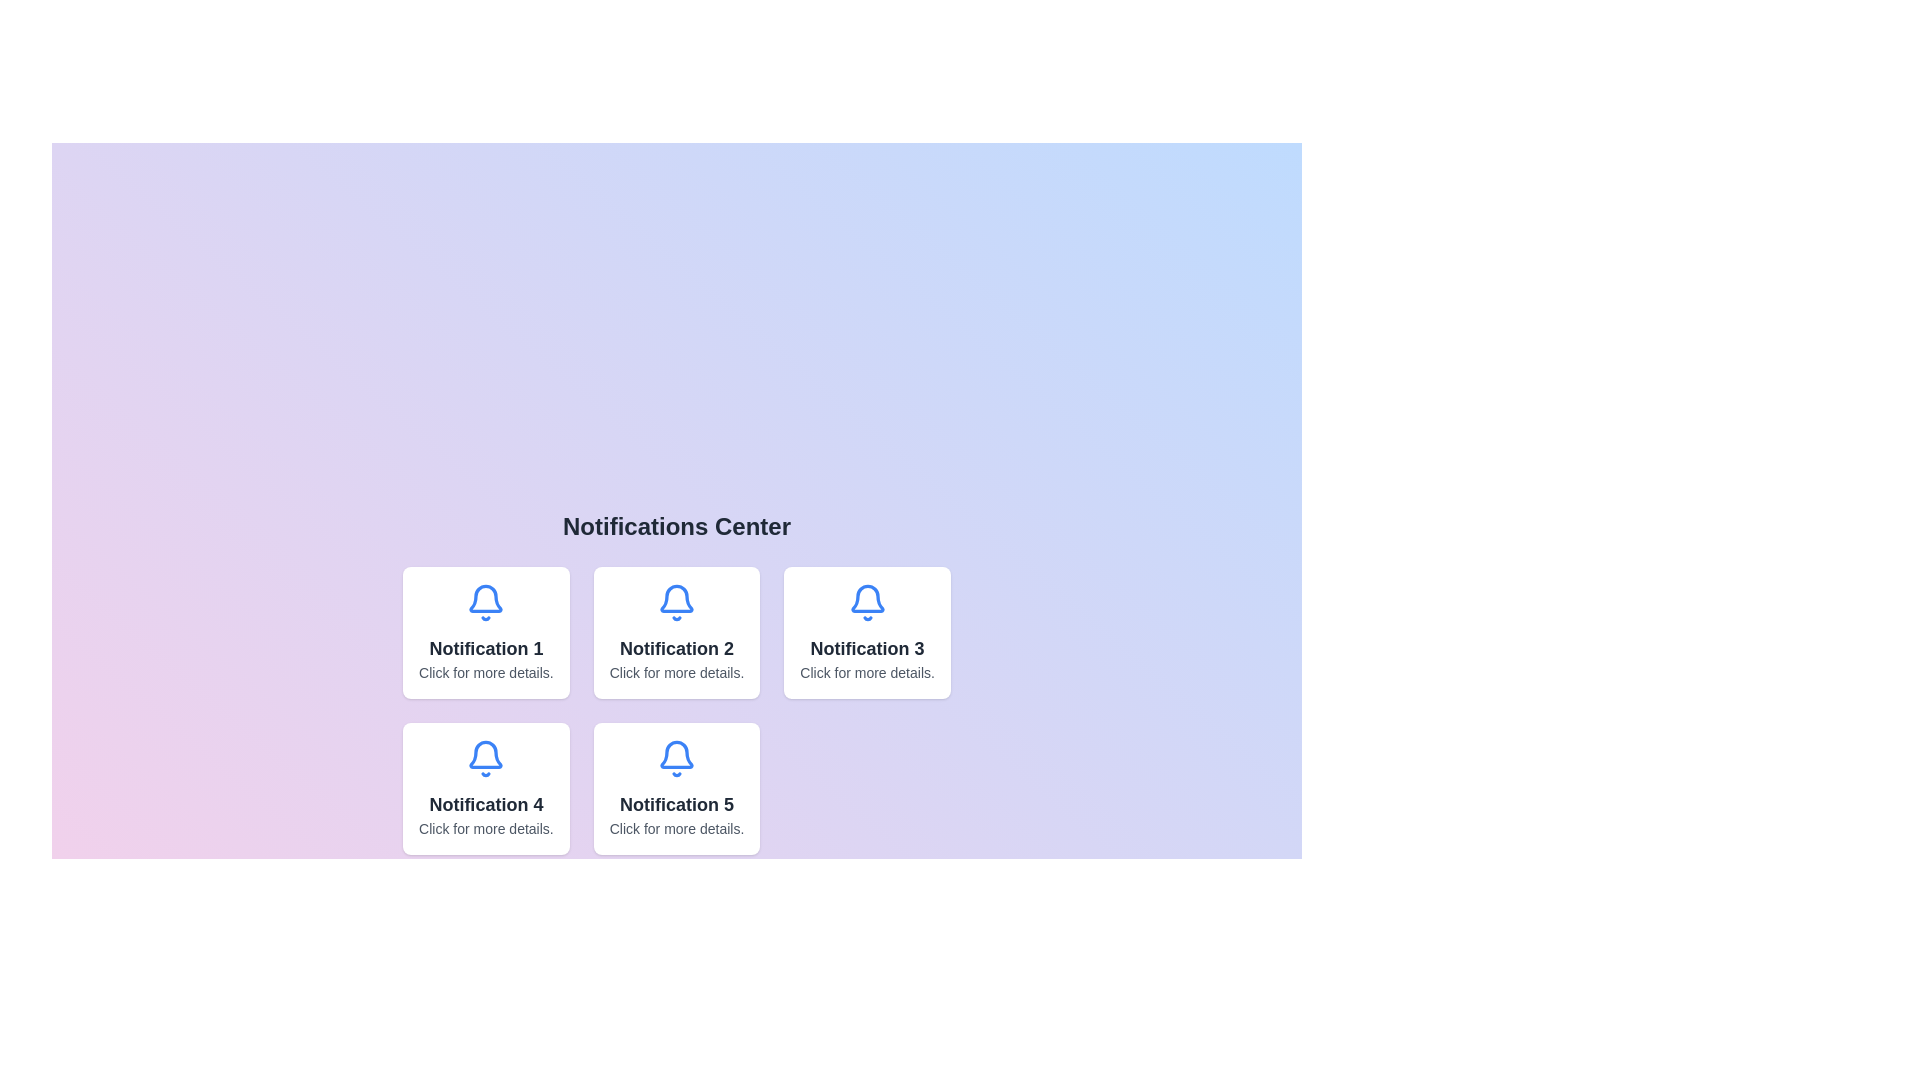 The height and width of the screenshot is (1080, 1920). I want to click on the text label that serves as the title of the notification card, which is located at the bottom-right corner of the grid, positioned above the subtitle 'Click for more details.' and below an icon, so click(676, 804).